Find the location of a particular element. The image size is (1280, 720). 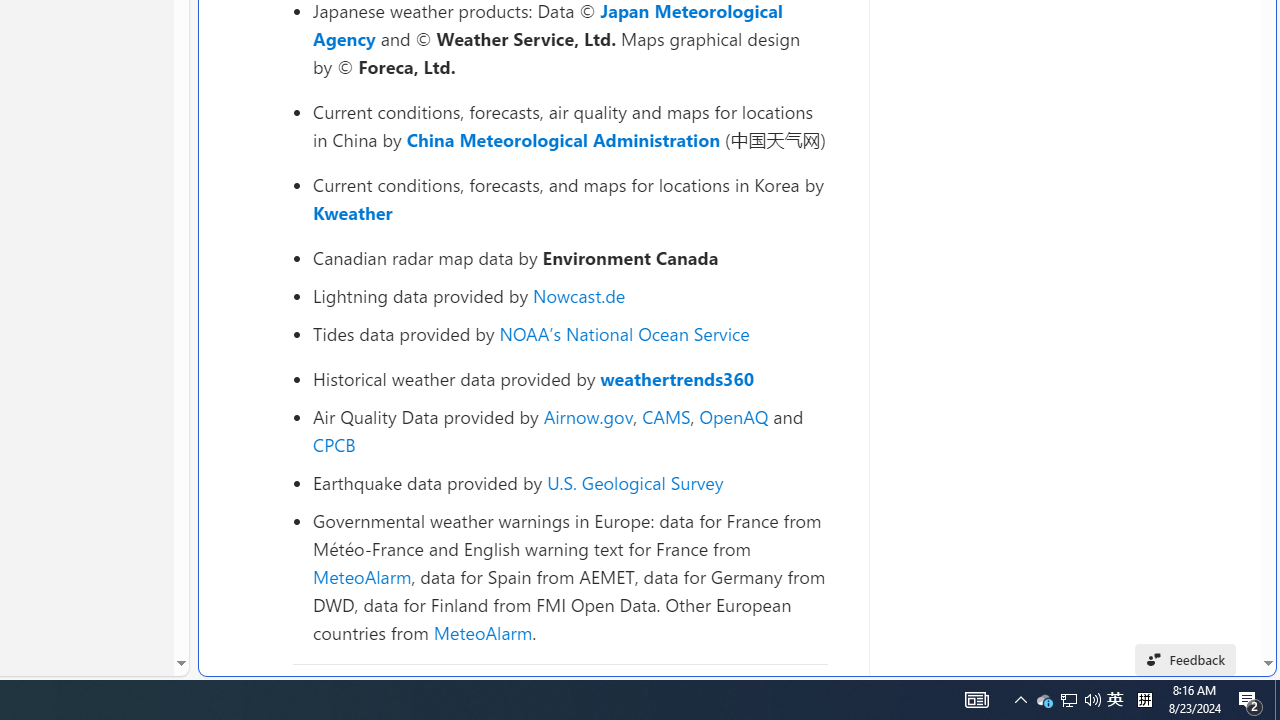

'Kweather' is located at coordinates (353, 212).